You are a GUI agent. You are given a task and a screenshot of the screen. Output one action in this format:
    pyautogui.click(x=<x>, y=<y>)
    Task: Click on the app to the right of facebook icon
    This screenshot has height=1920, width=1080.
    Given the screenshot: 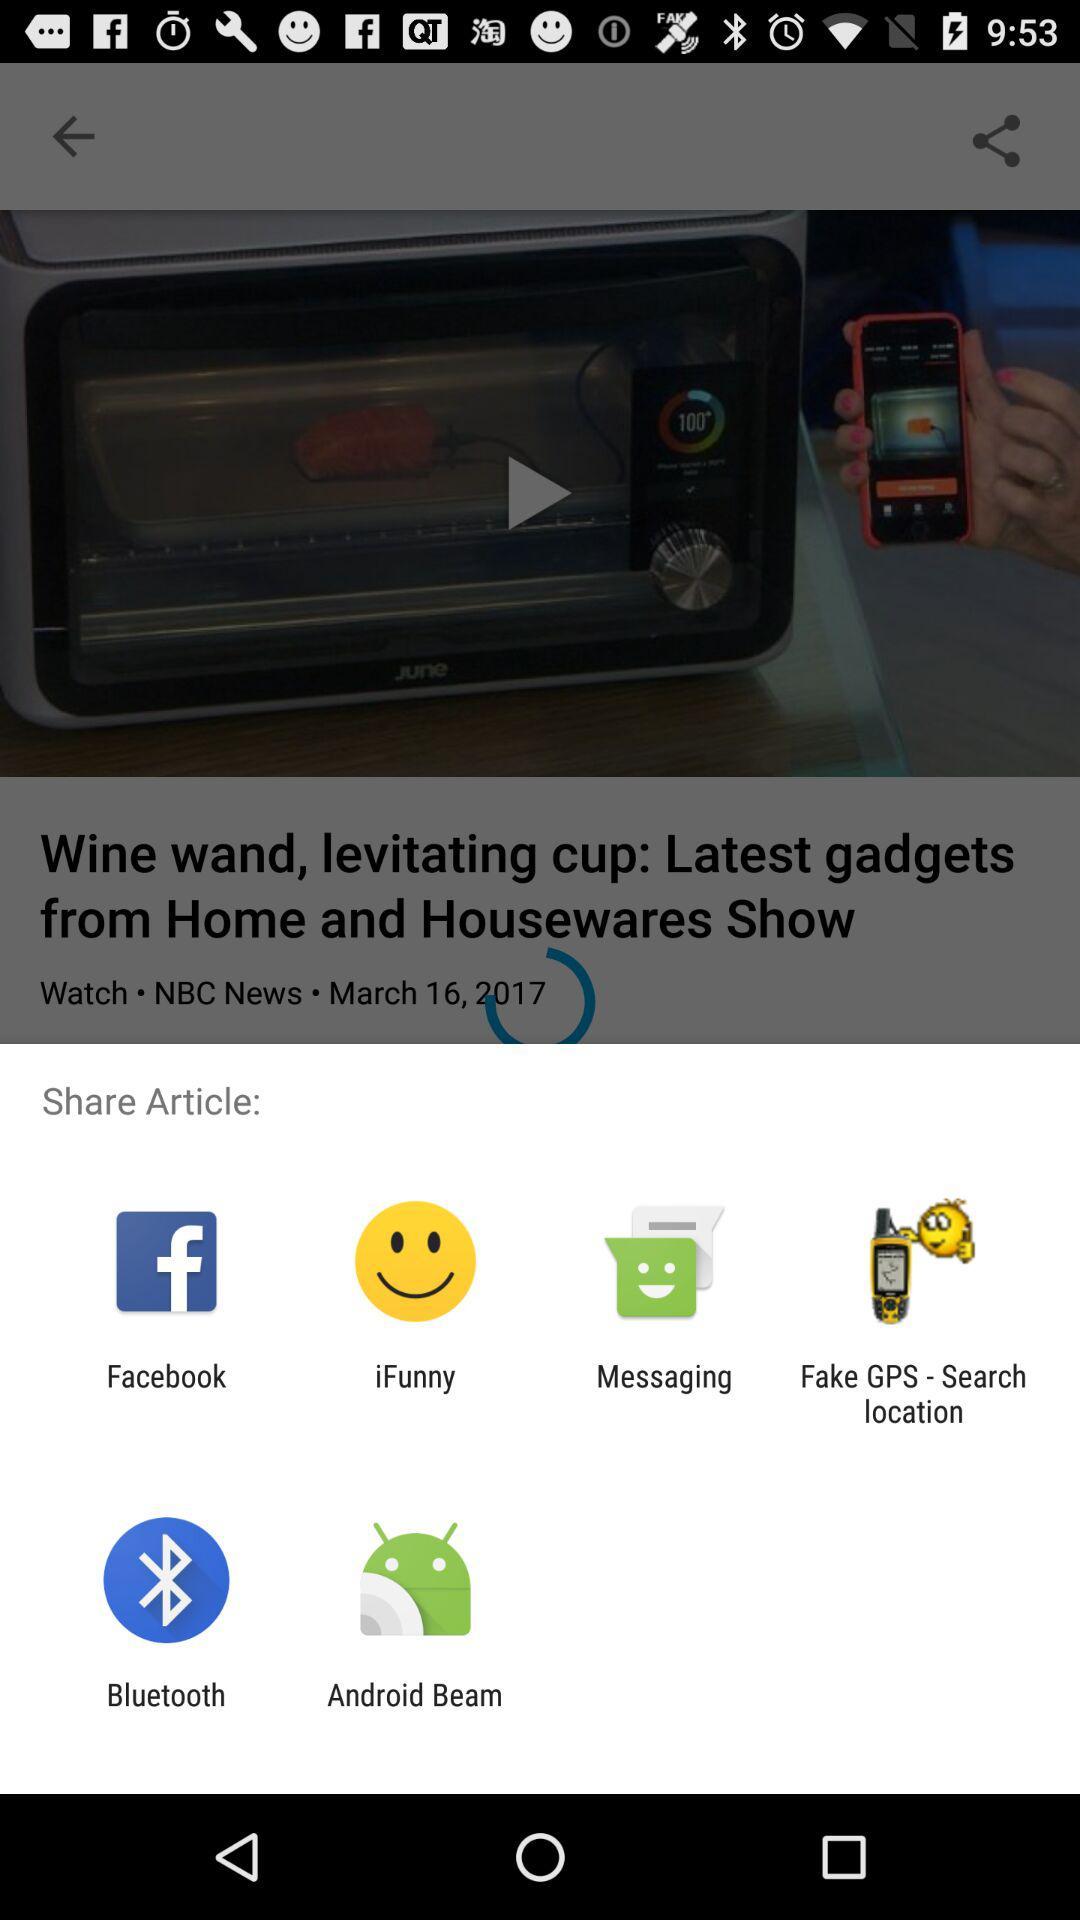 What is the action you would take?
    pyautogui.click(x=414, y=1392)
    